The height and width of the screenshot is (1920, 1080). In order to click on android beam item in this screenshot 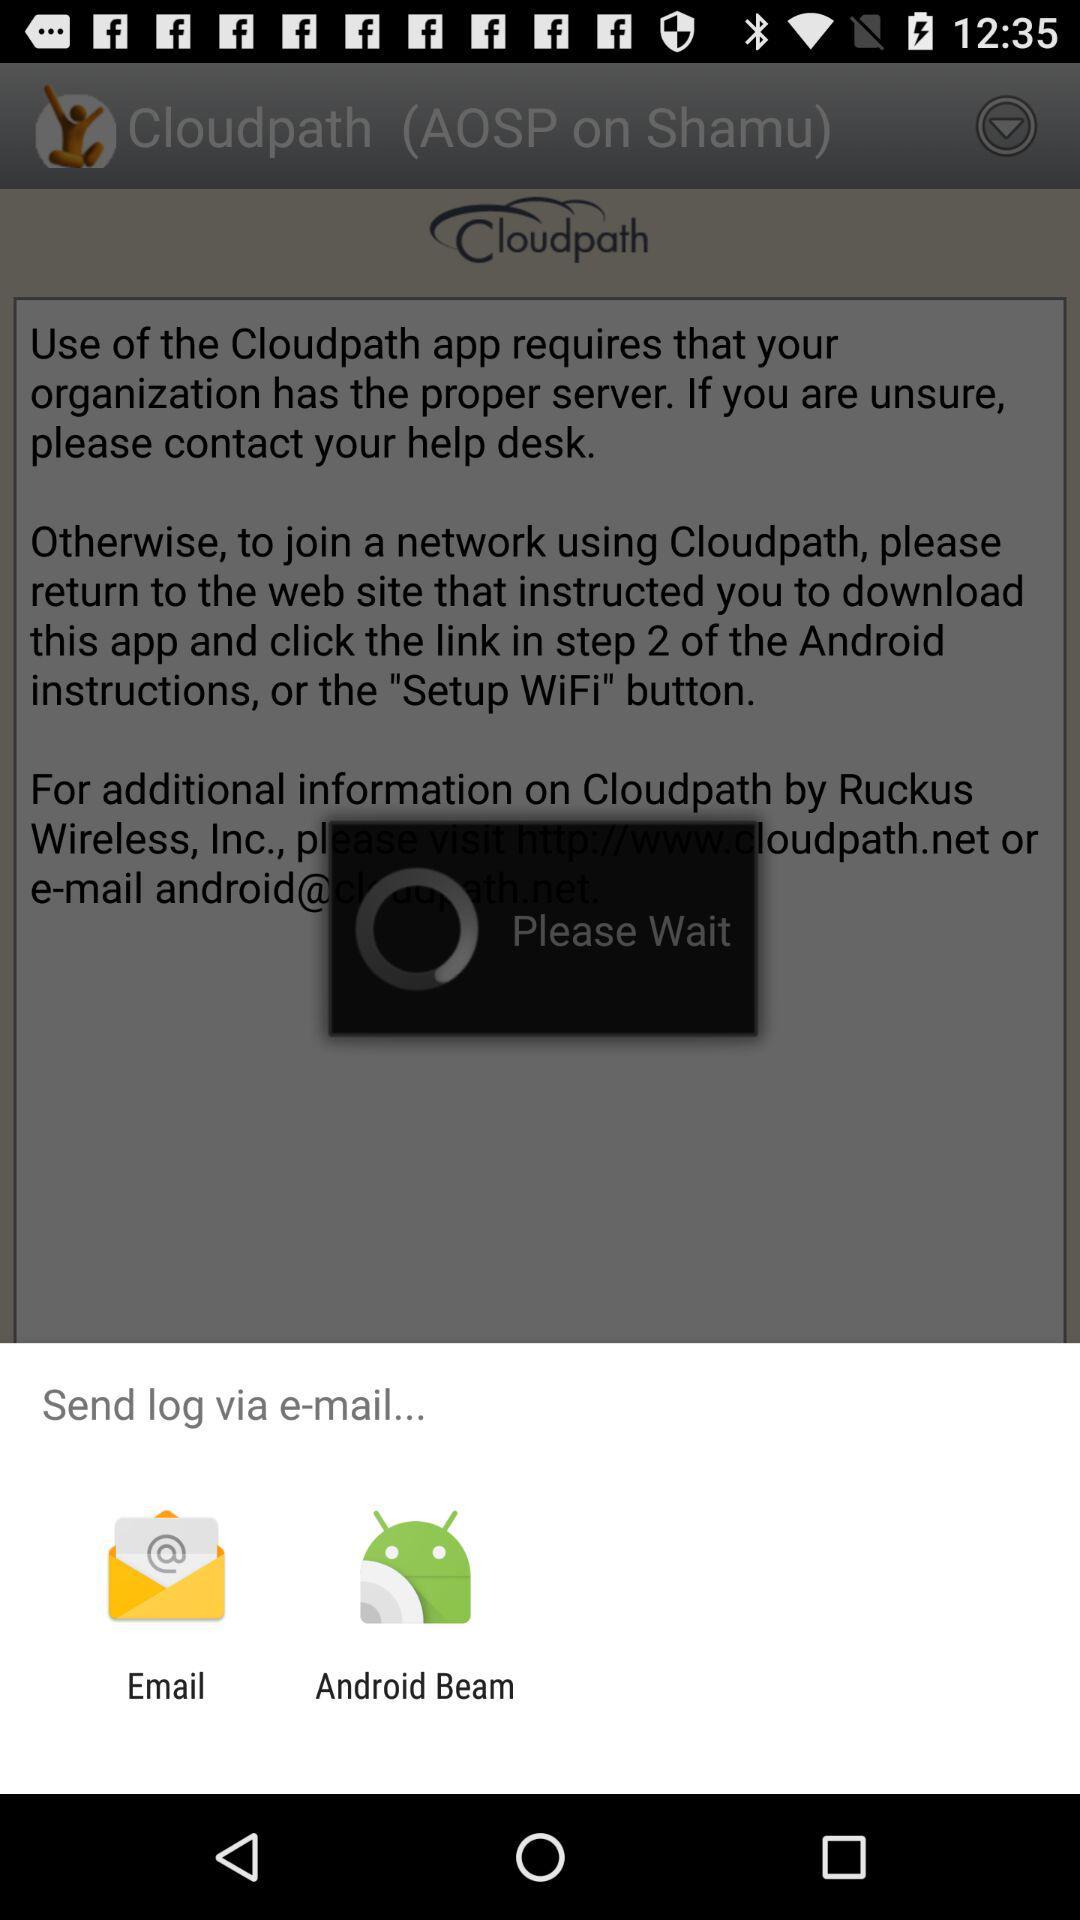, I will do `click(414, 1705)`.